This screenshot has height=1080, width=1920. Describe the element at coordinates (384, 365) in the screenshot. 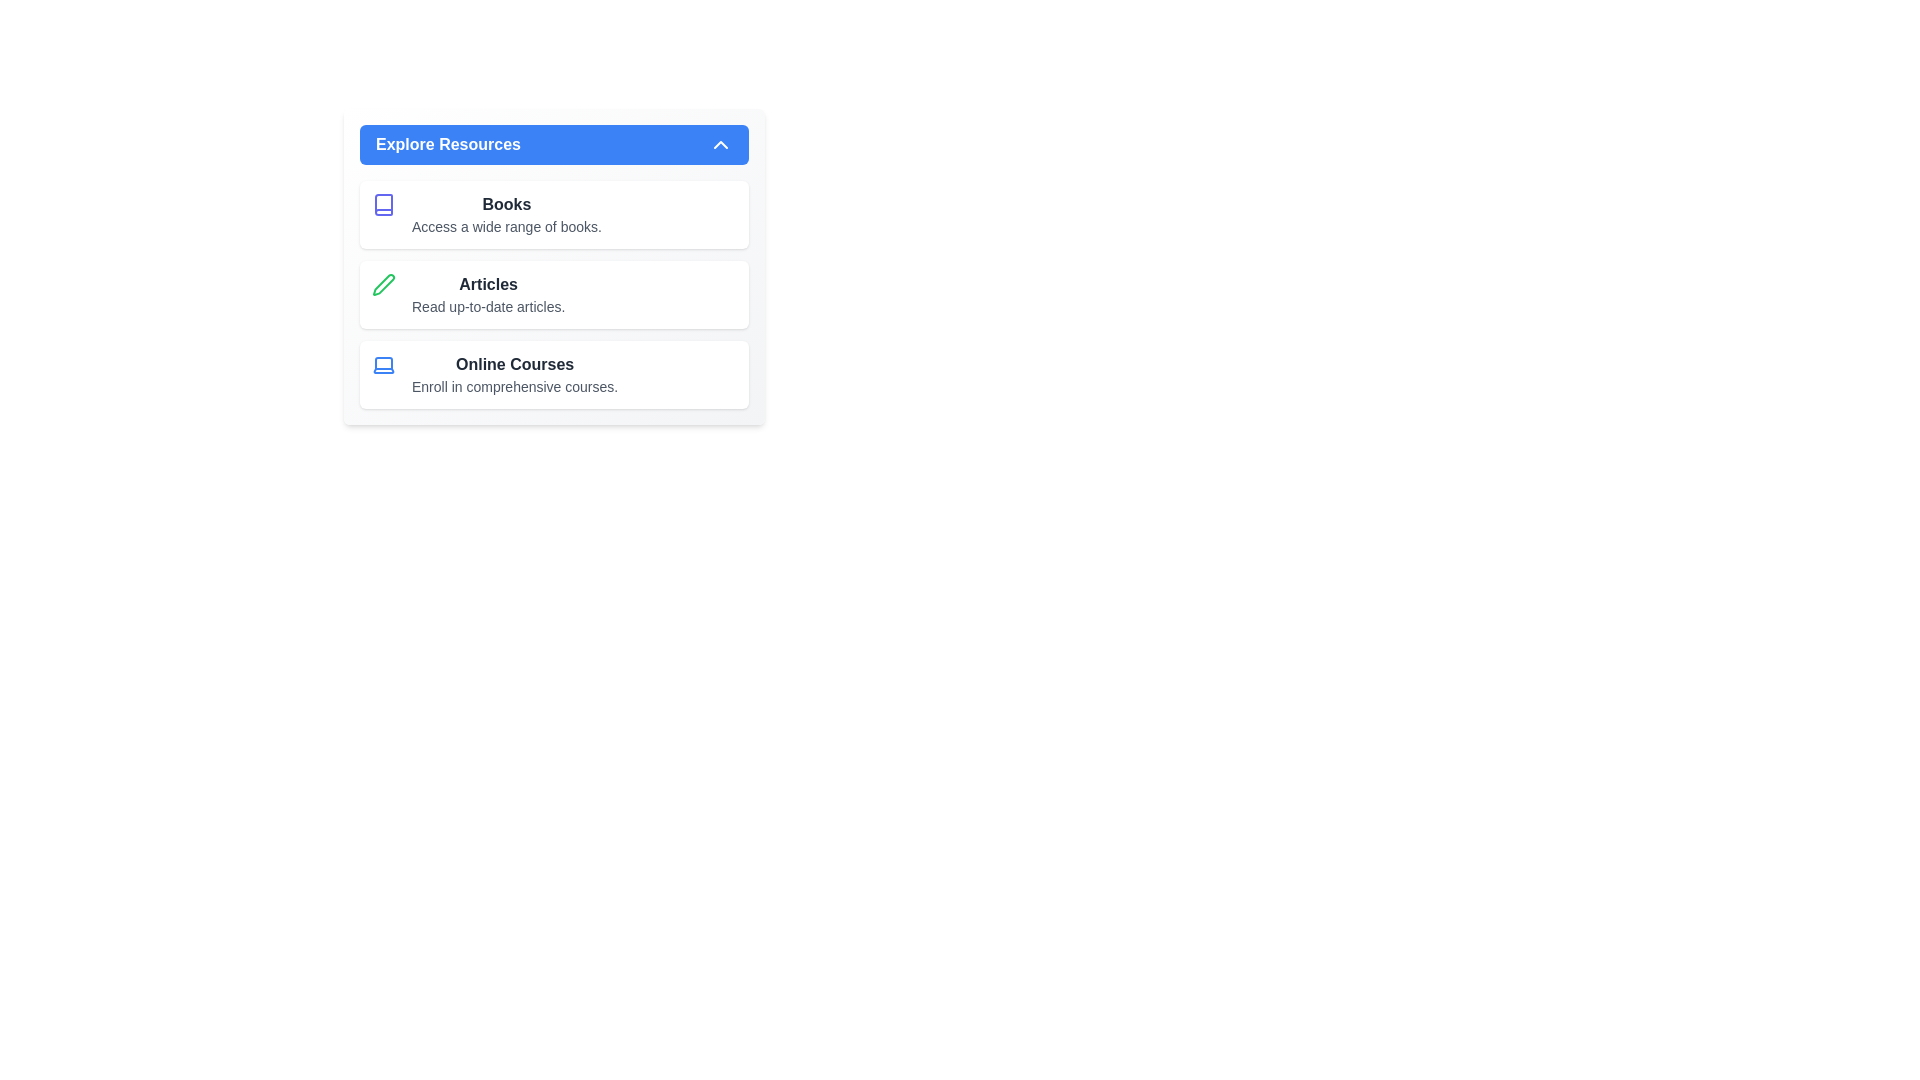

I see `'Online Courses' icon located to the left of the text in the third entry of the 'Explore Resources' list` at that location.